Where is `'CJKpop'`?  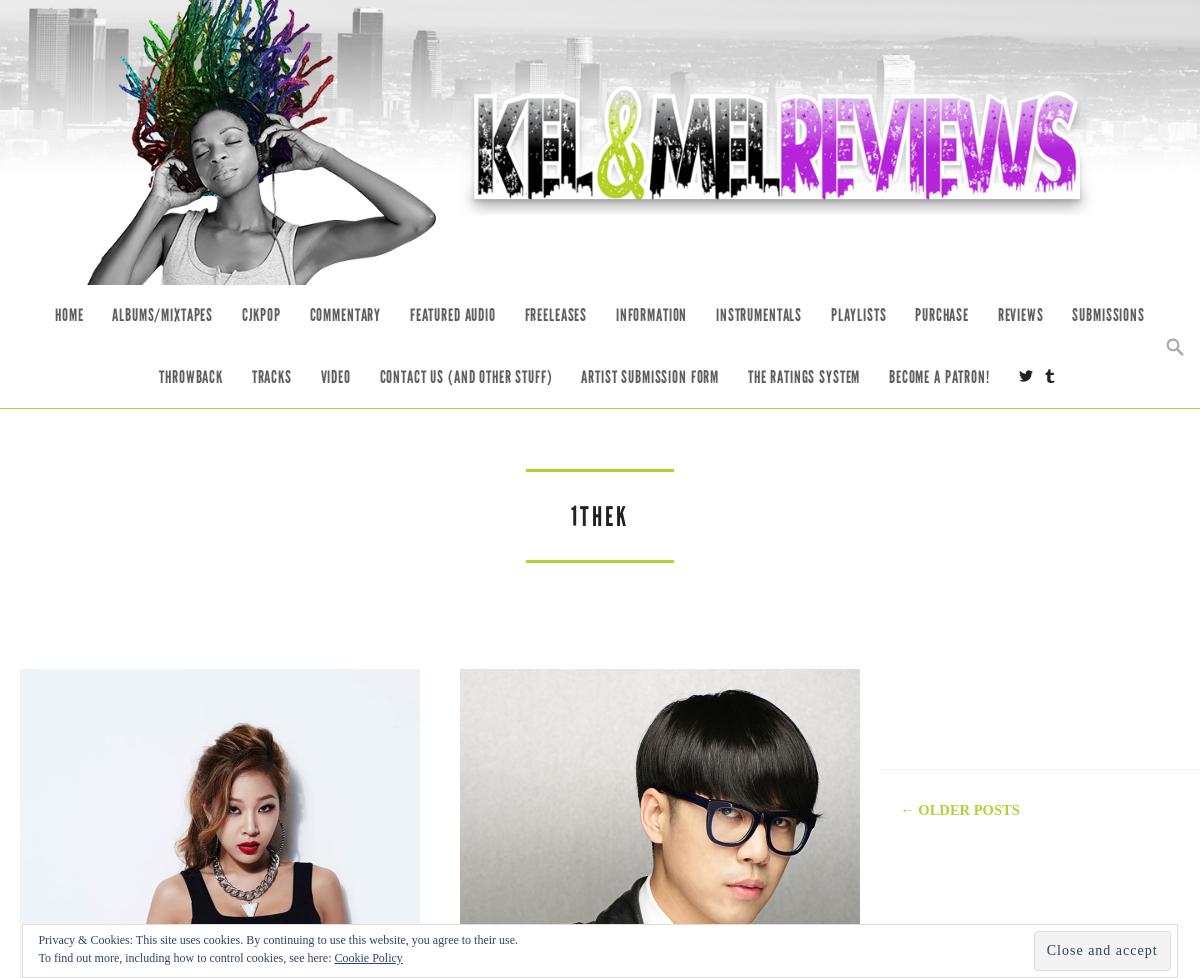 'CJKpop' is located at coordinates (259, 314).